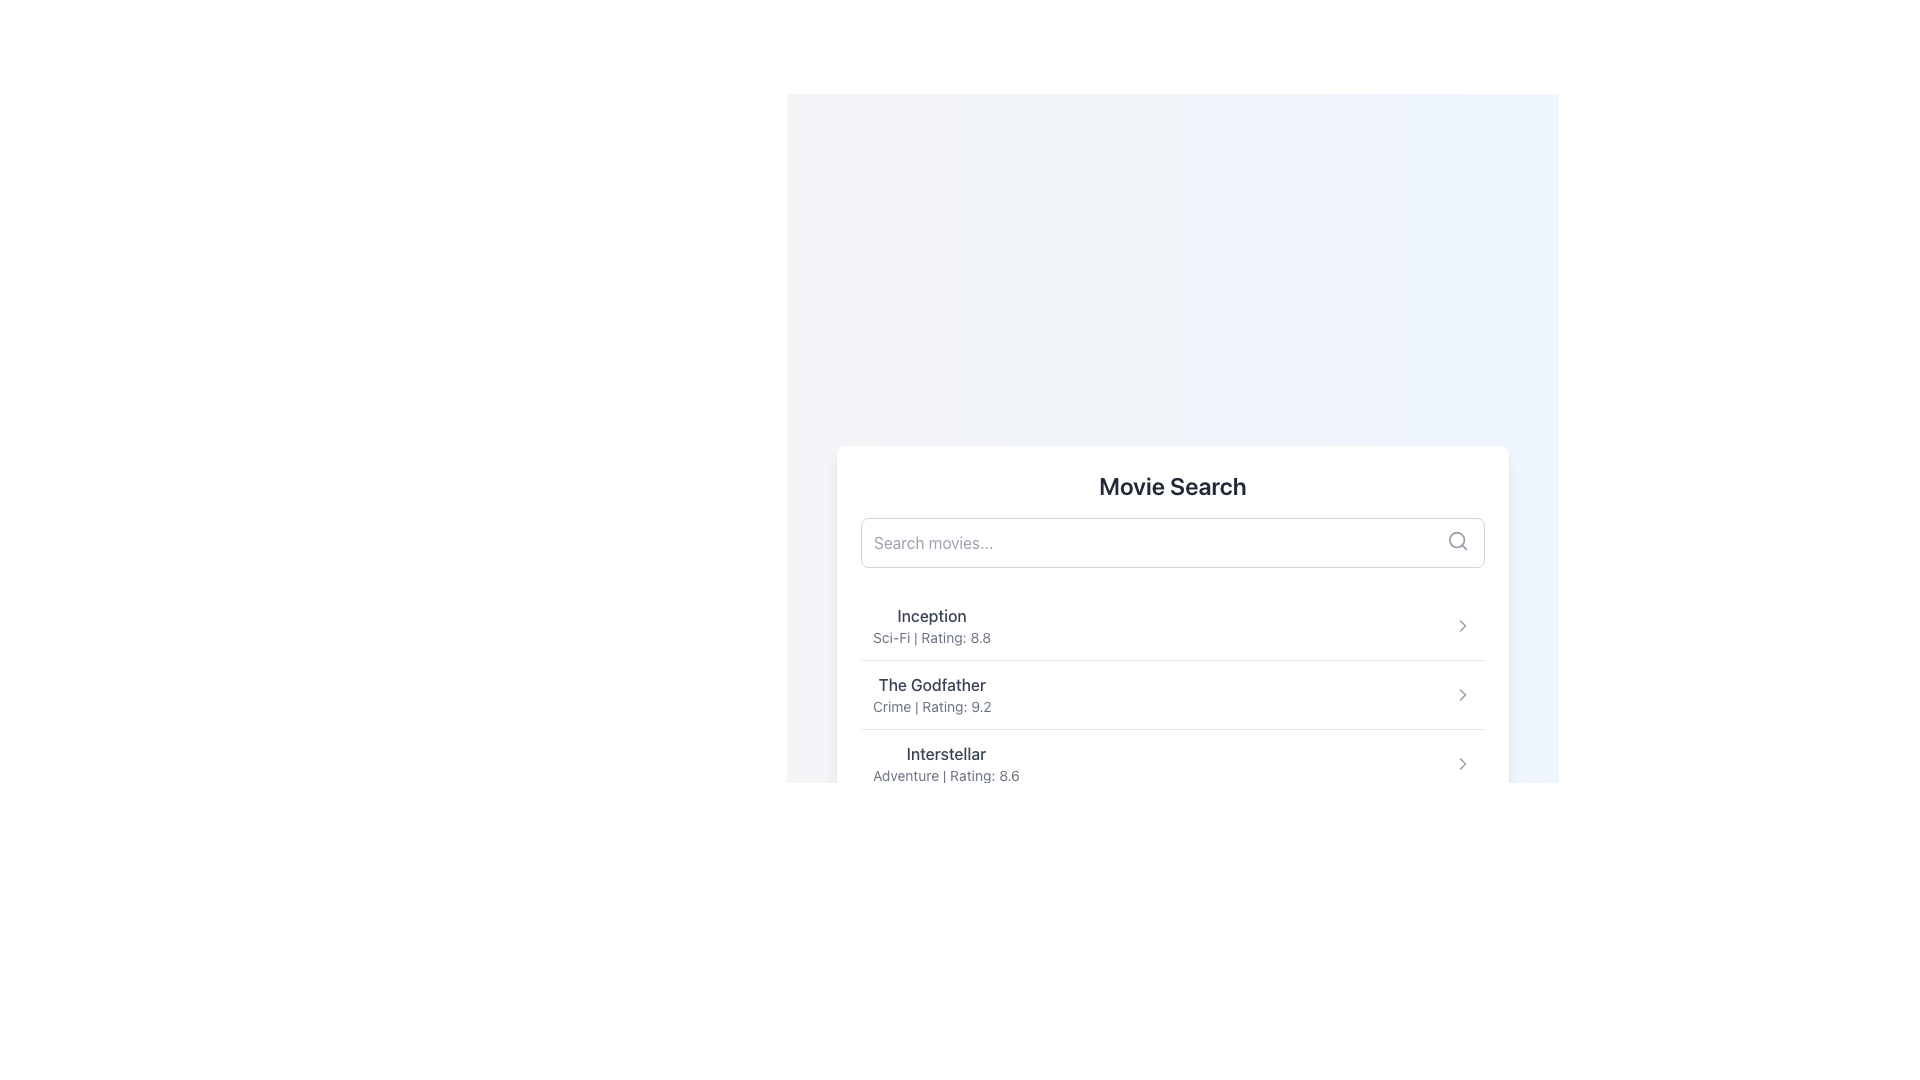 The height and width of the screenshot is (1080, 1920). What do you see at coordinates (1463, 763) in the screenshot?
I see `the chevron button located to the right of the text 'InterstellarAdventure | Rating: 8.6'` at bounding box center [1463, 763].